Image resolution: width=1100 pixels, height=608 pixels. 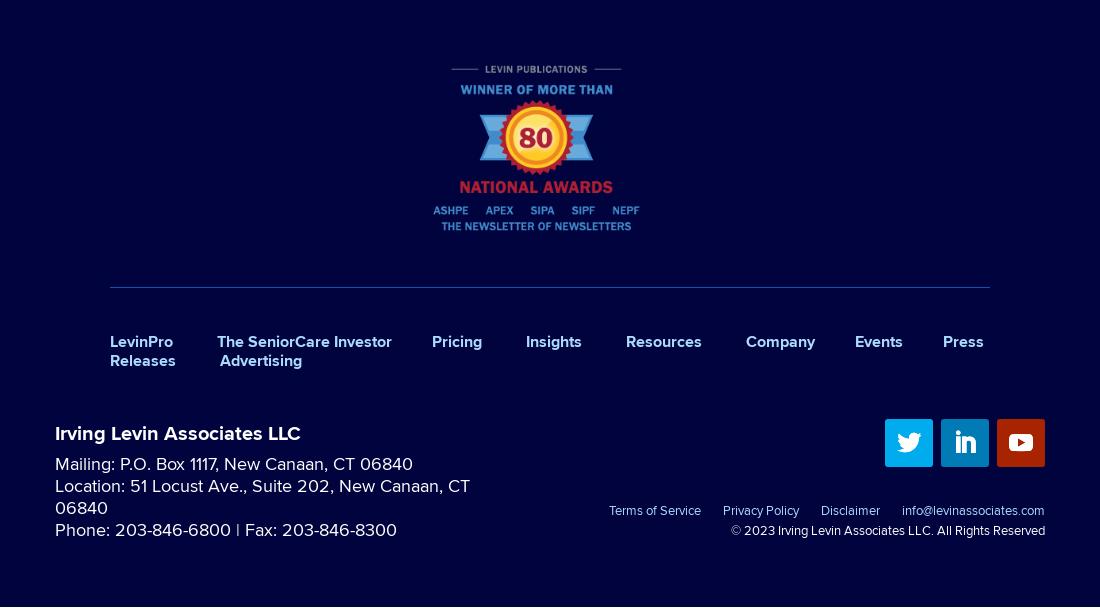 I want to click on 'LevinPro', so click(x=140, y=340).